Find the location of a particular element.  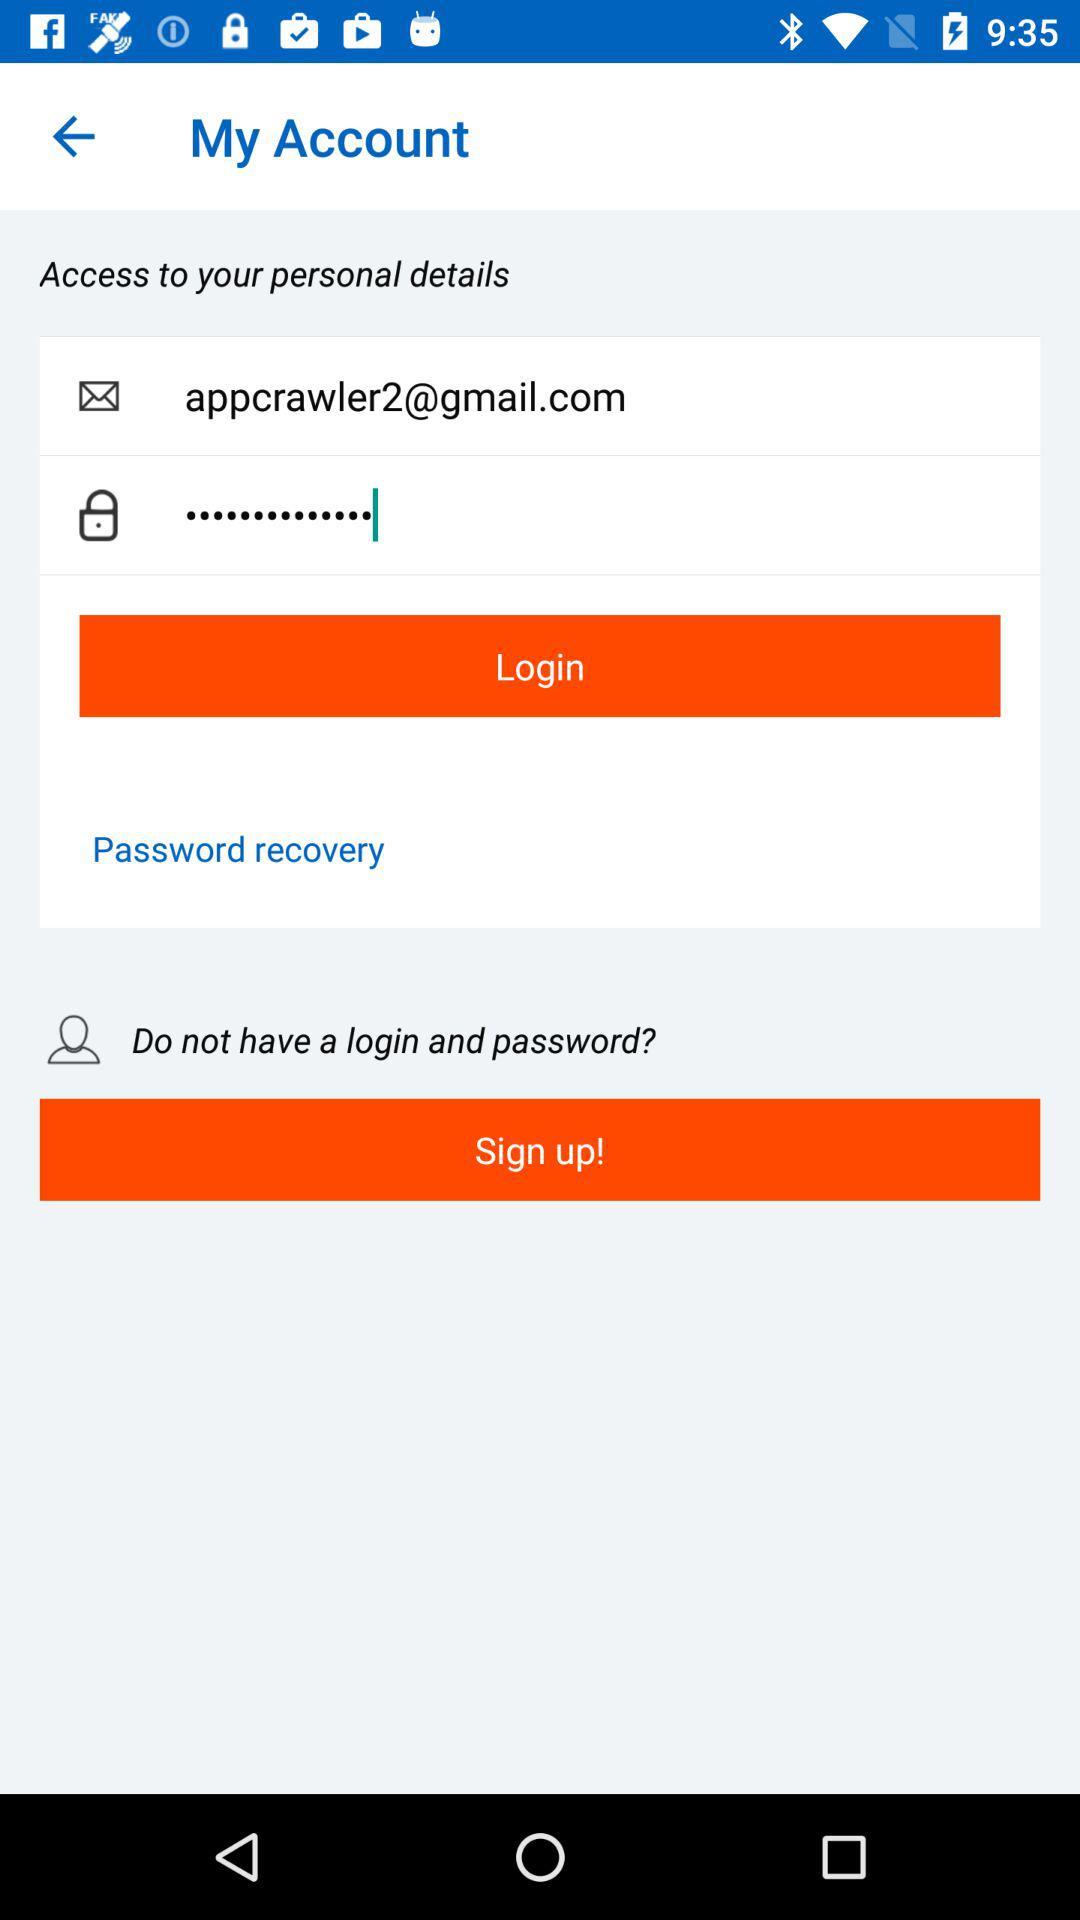

app to the left of the my account item is located at coordinates (72, 135).